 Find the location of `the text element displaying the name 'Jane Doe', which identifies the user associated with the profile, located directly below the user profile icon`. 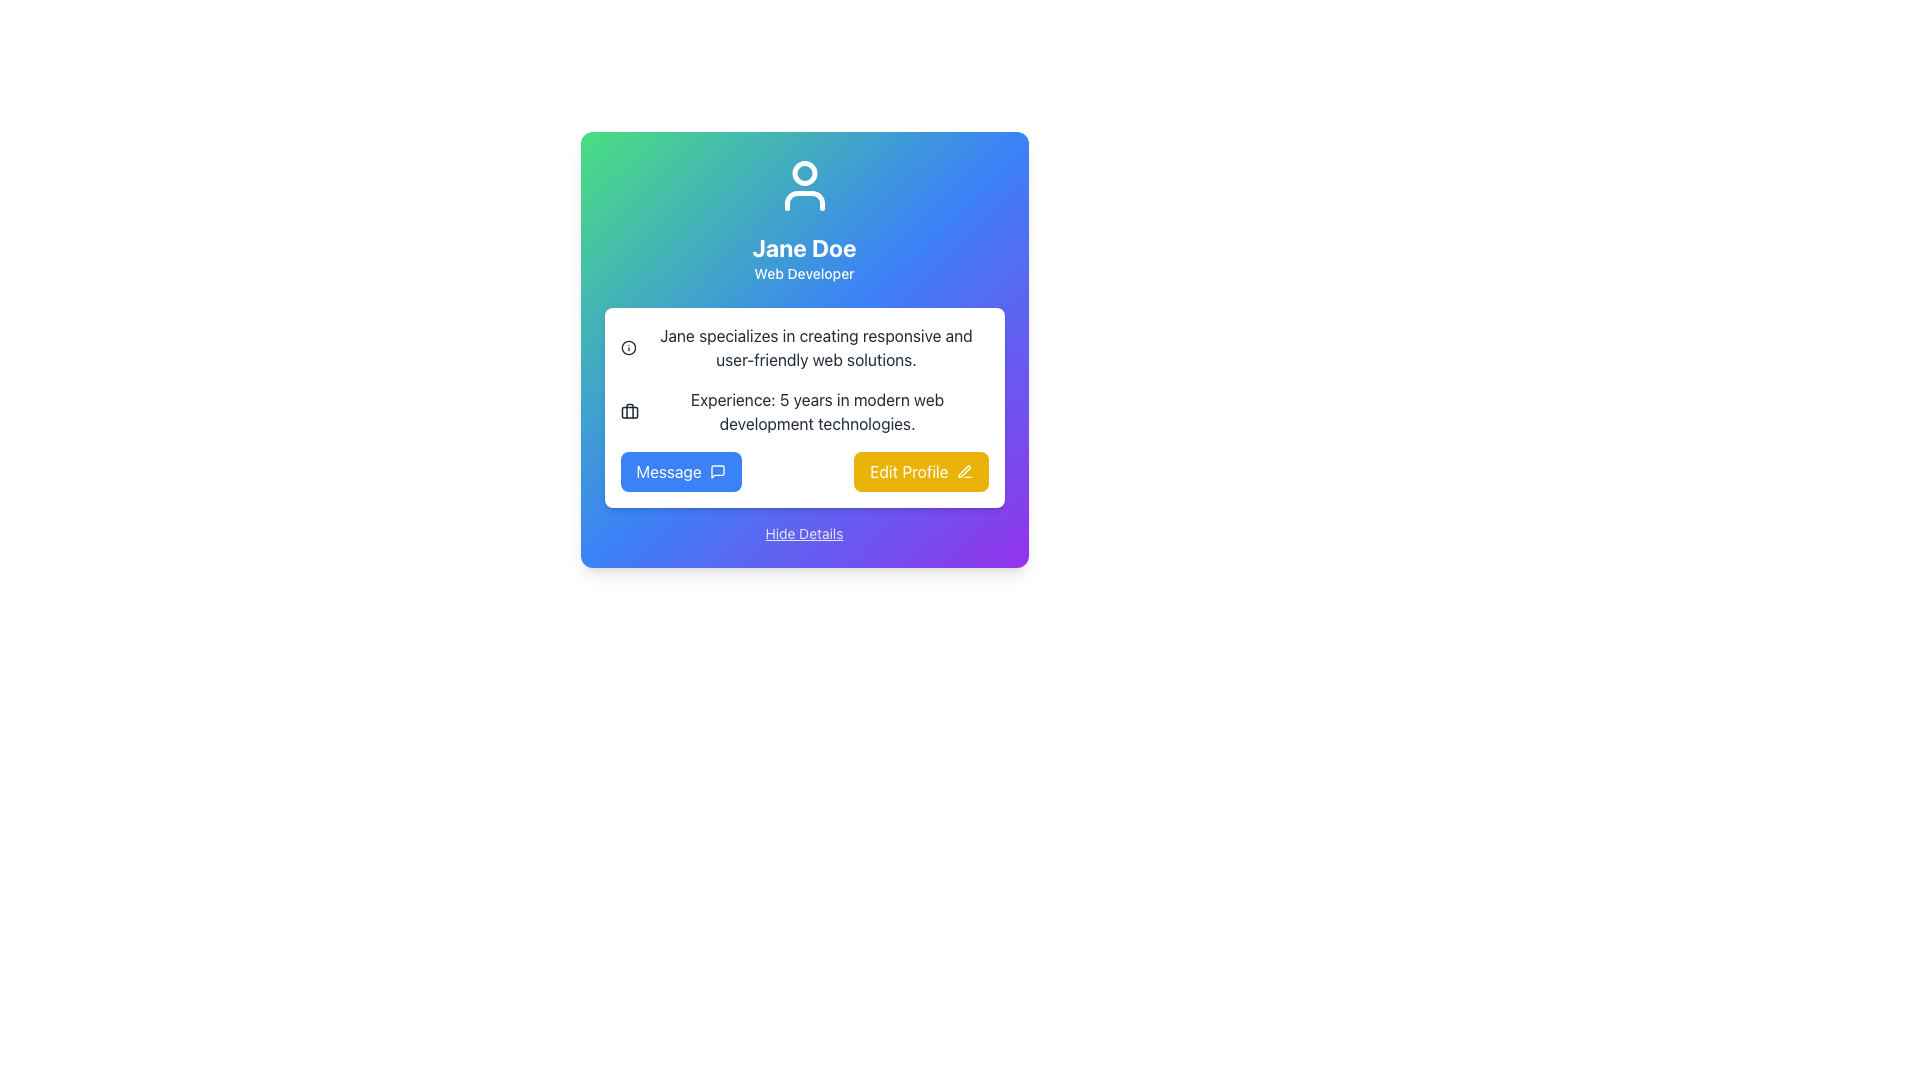

the text element displaying the name 'Jane Doe', which identifies the user associated with the profile, located directly below the user profile icon is located at coordinates (804, 246).